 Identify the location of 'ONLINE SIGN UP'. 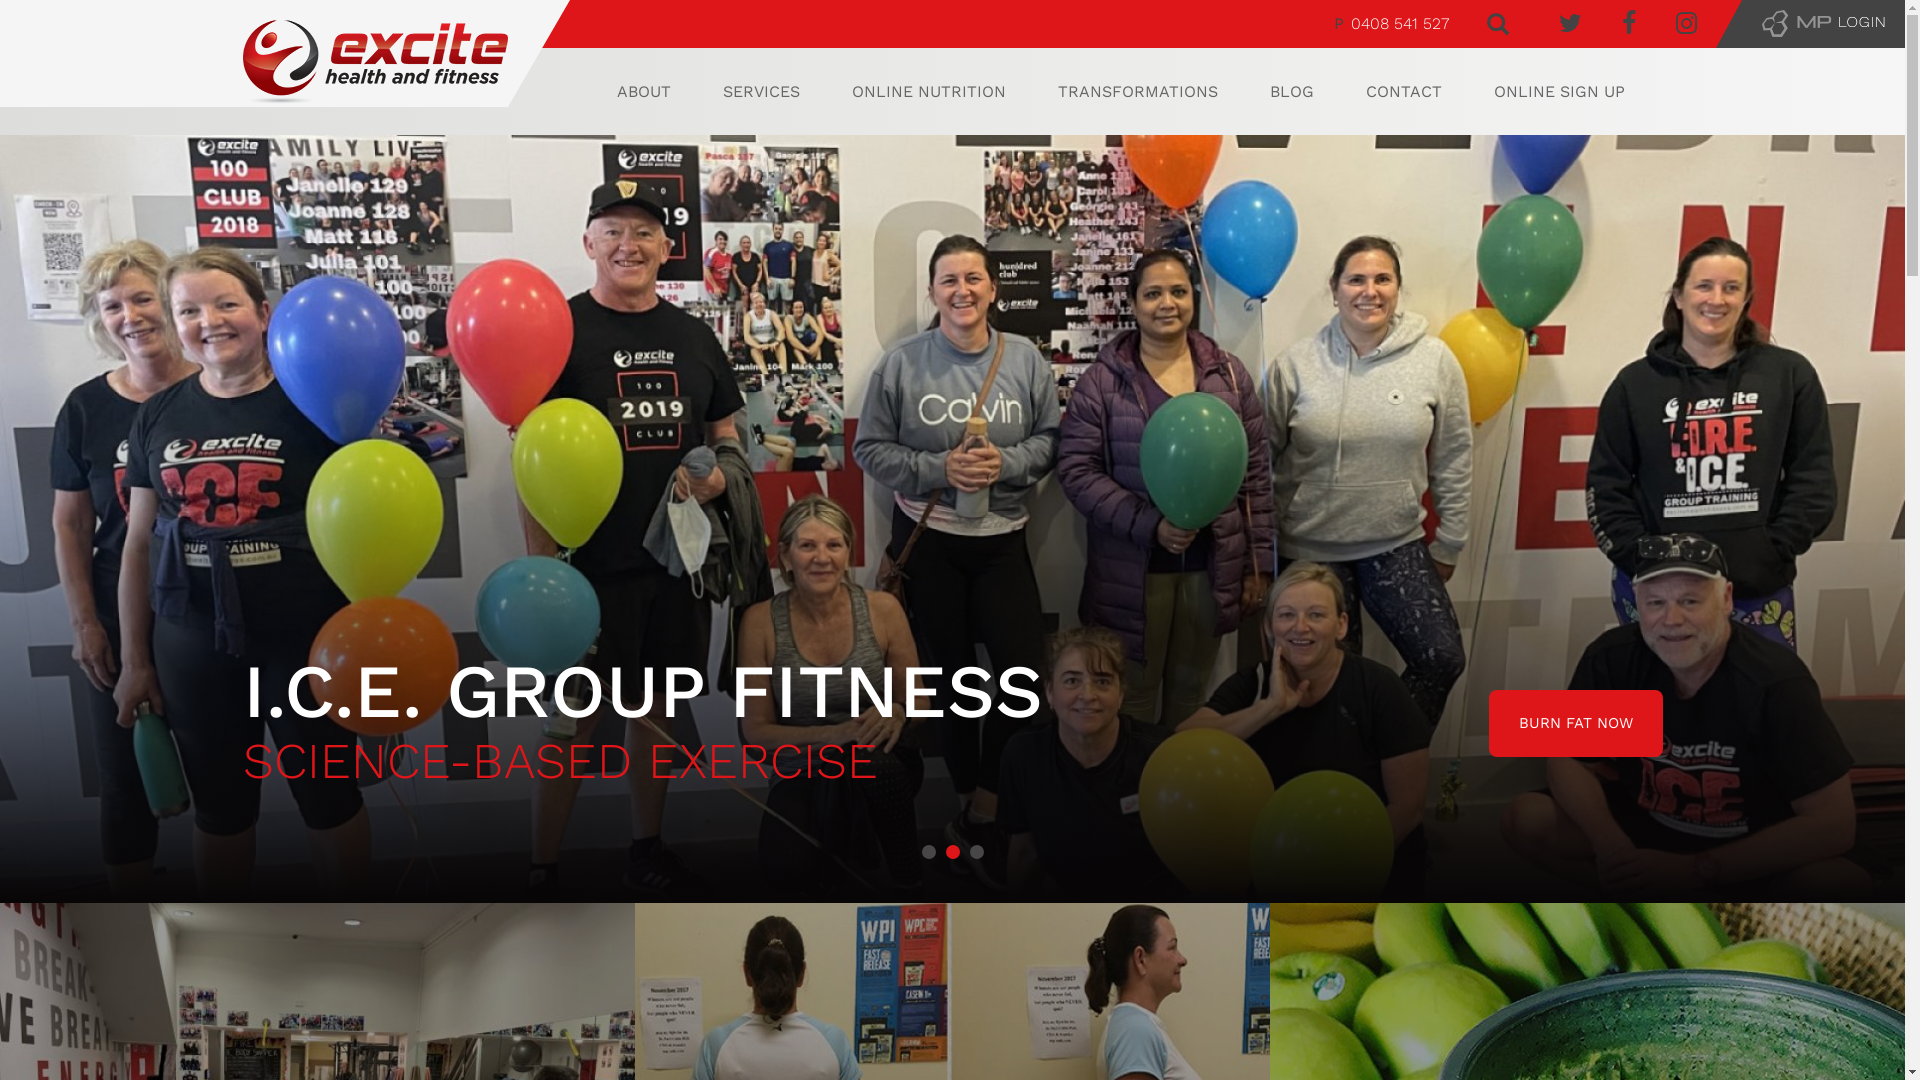
(1558, 91).